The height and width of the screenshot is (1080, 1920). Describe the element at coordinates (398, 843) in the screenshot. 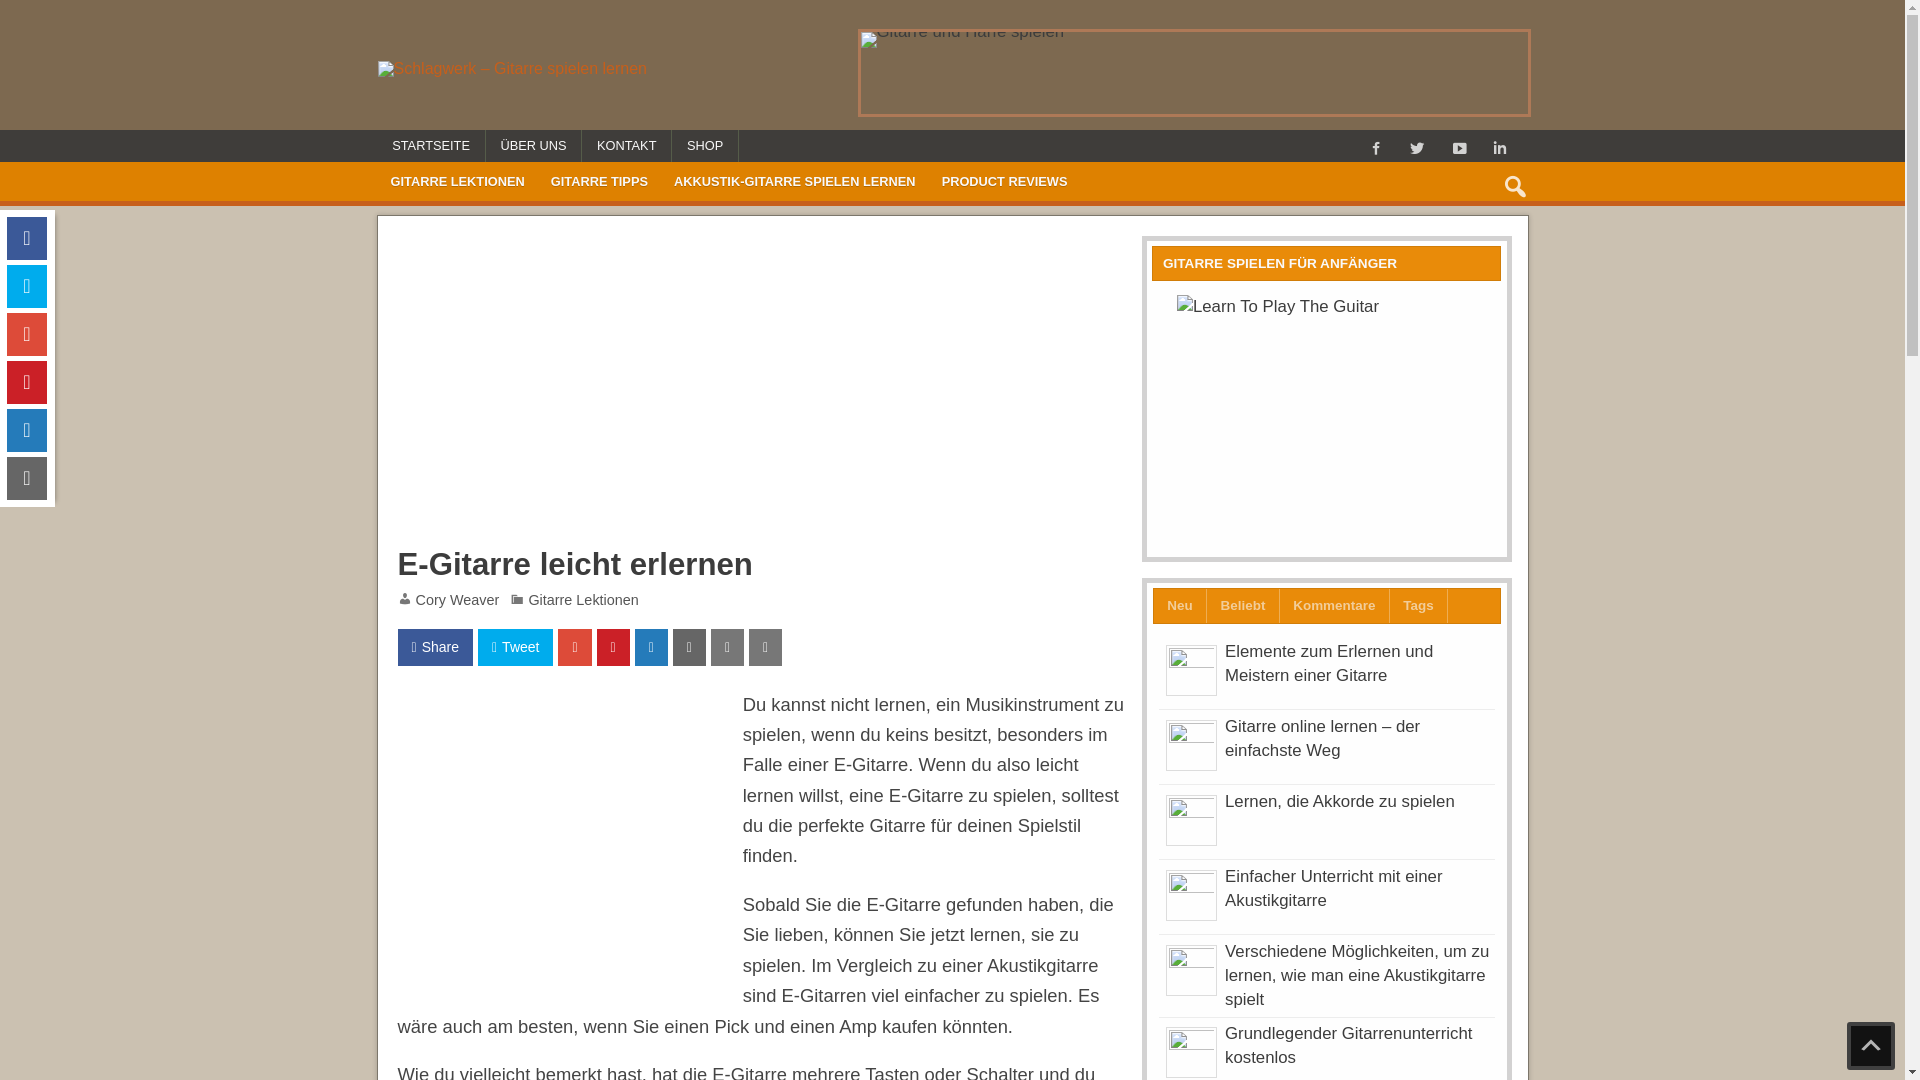

I see `'Advertisement'` at that location.